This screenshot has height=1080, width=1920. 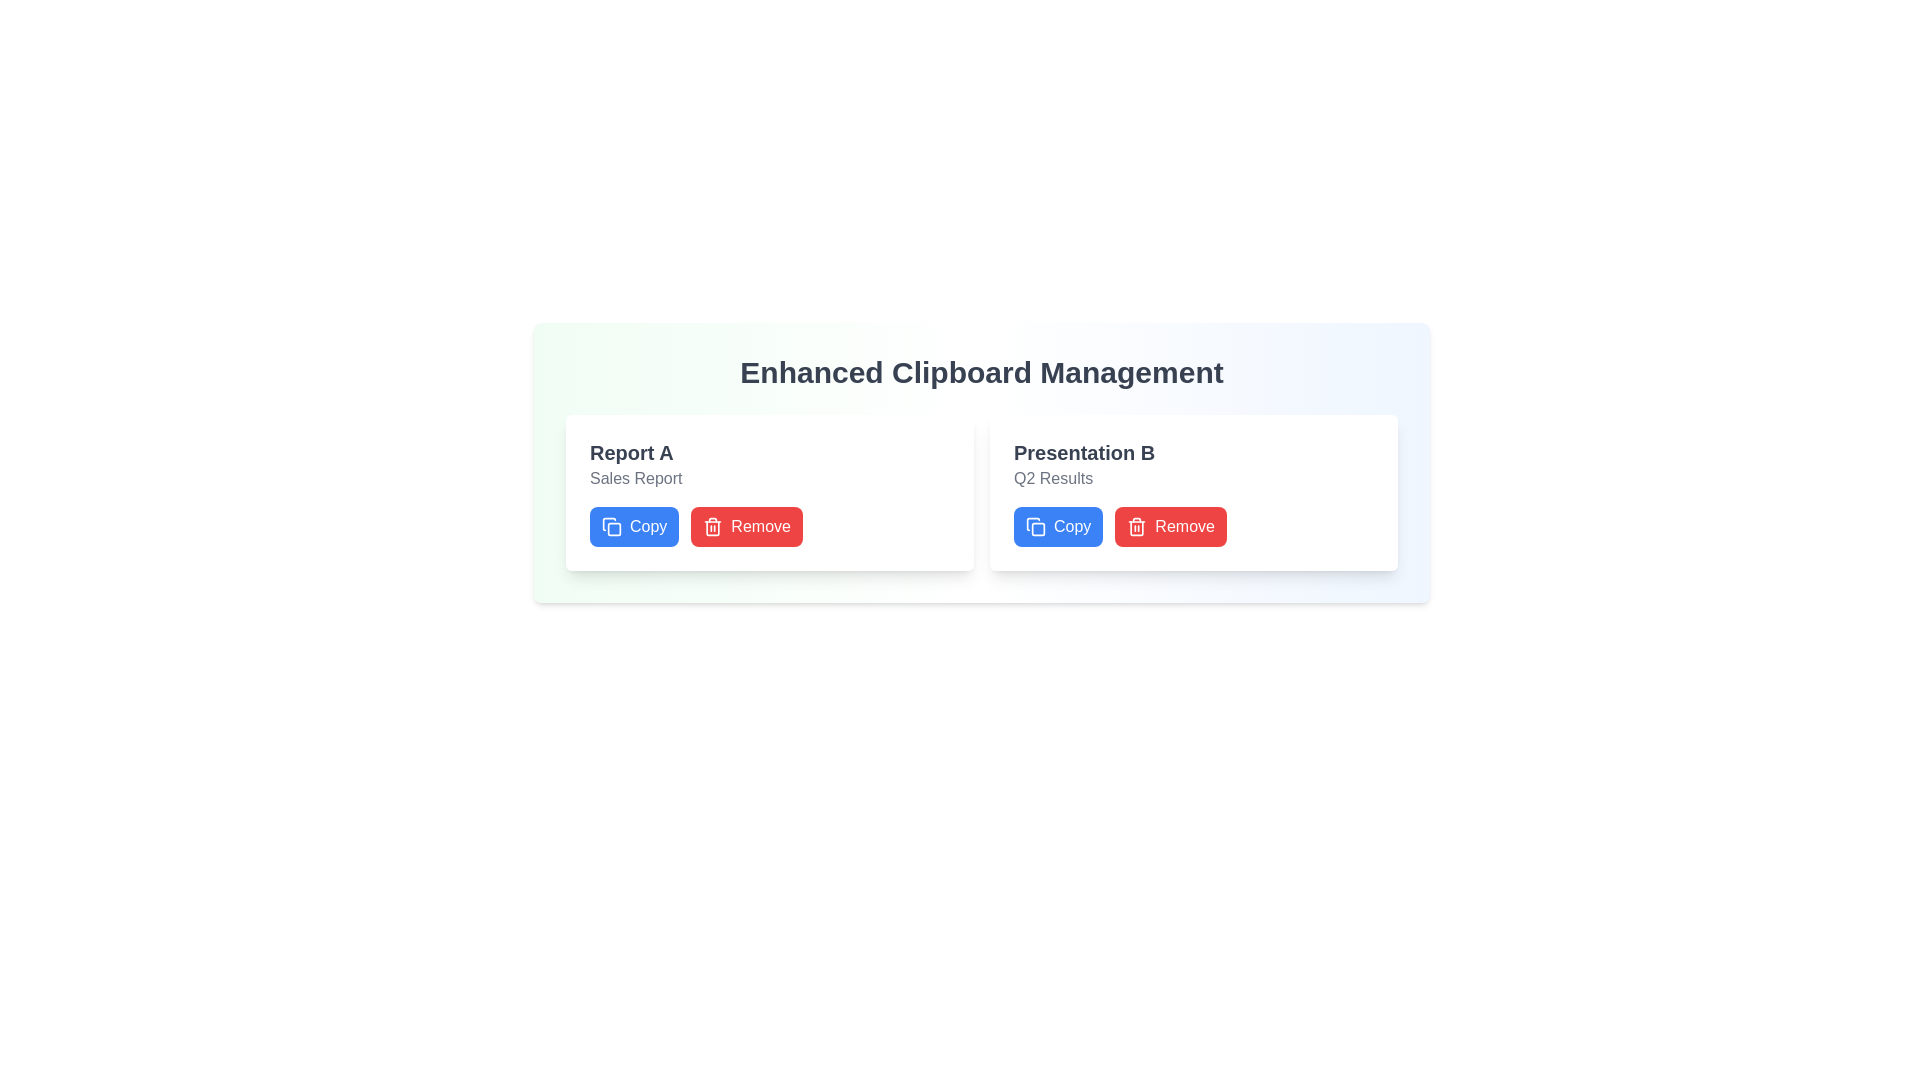 I want to click on the 'Copy' icon represented by two overlapping blue rectangles located within the 'Copy' button in the 'Report A' section, so click(x=608, y=523).